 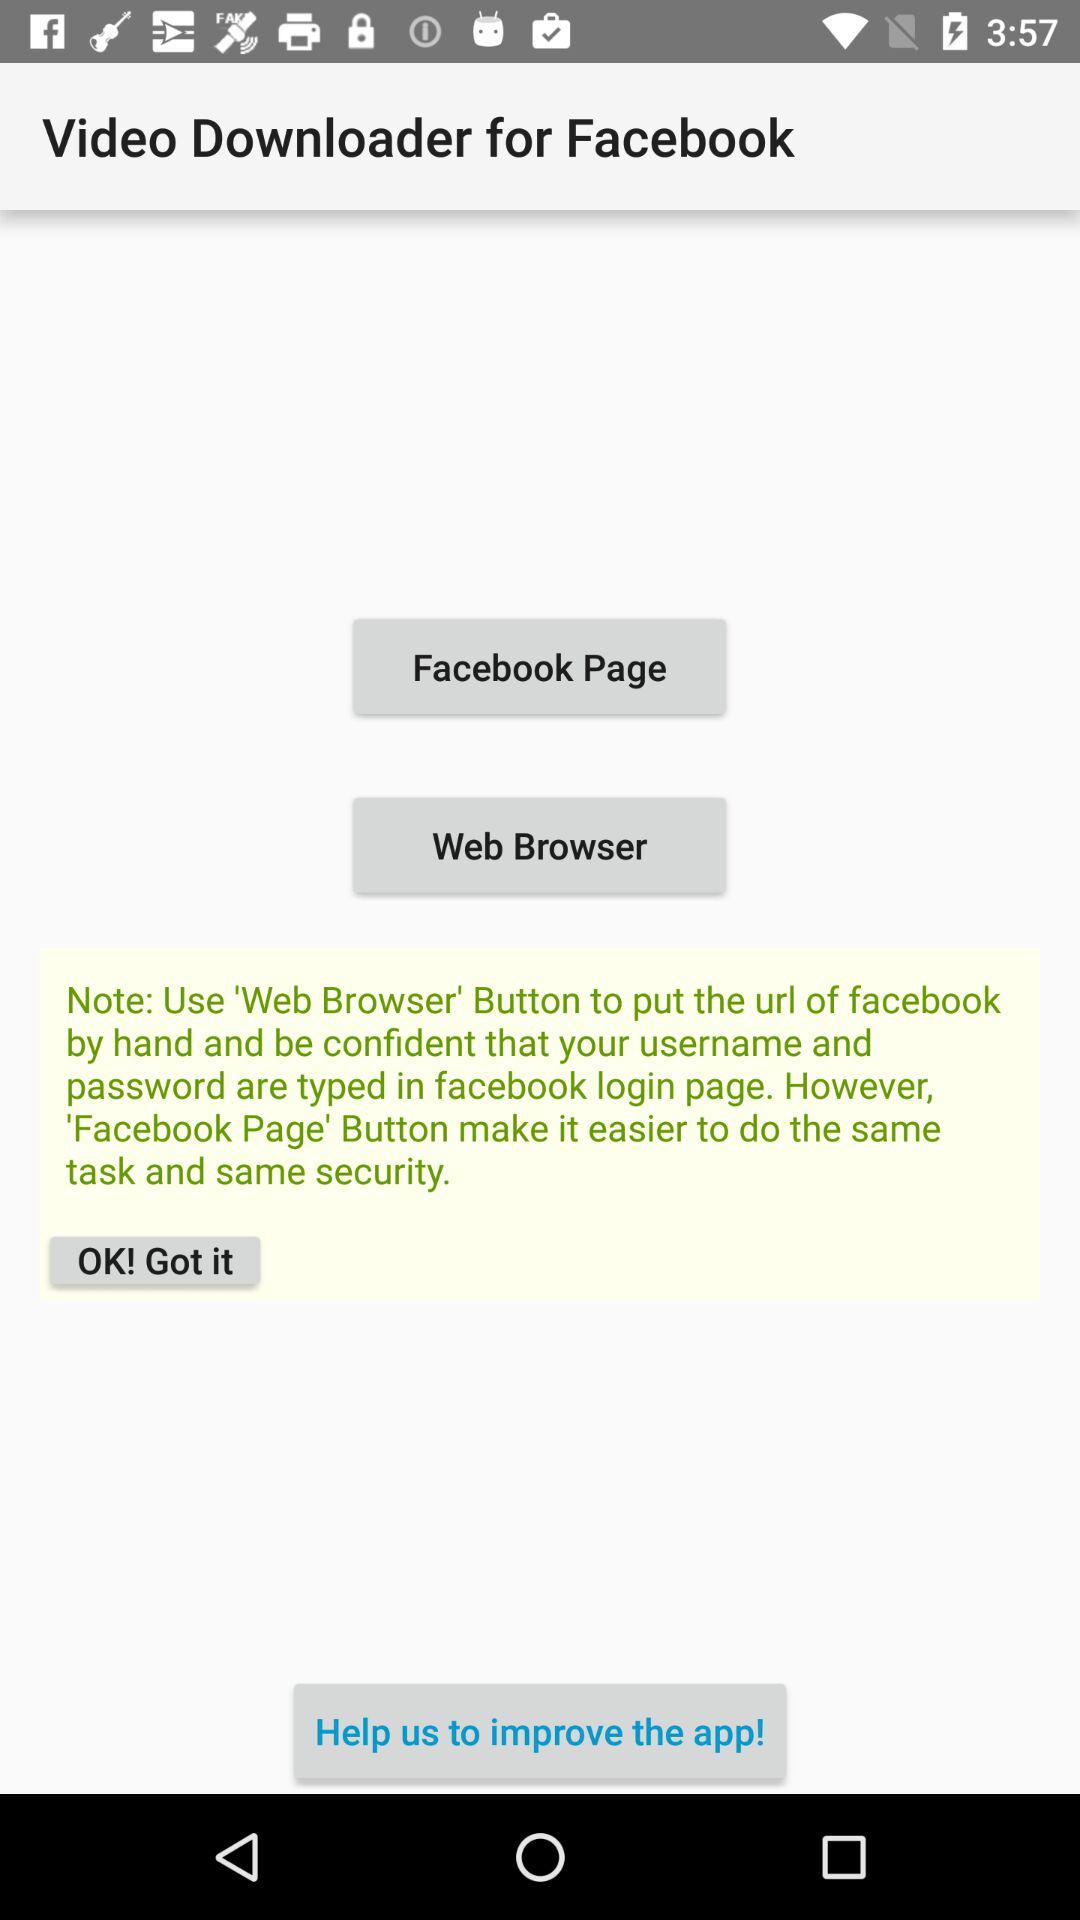 I want to click on the icon below note use web icon, so click(x=540, y=1730).